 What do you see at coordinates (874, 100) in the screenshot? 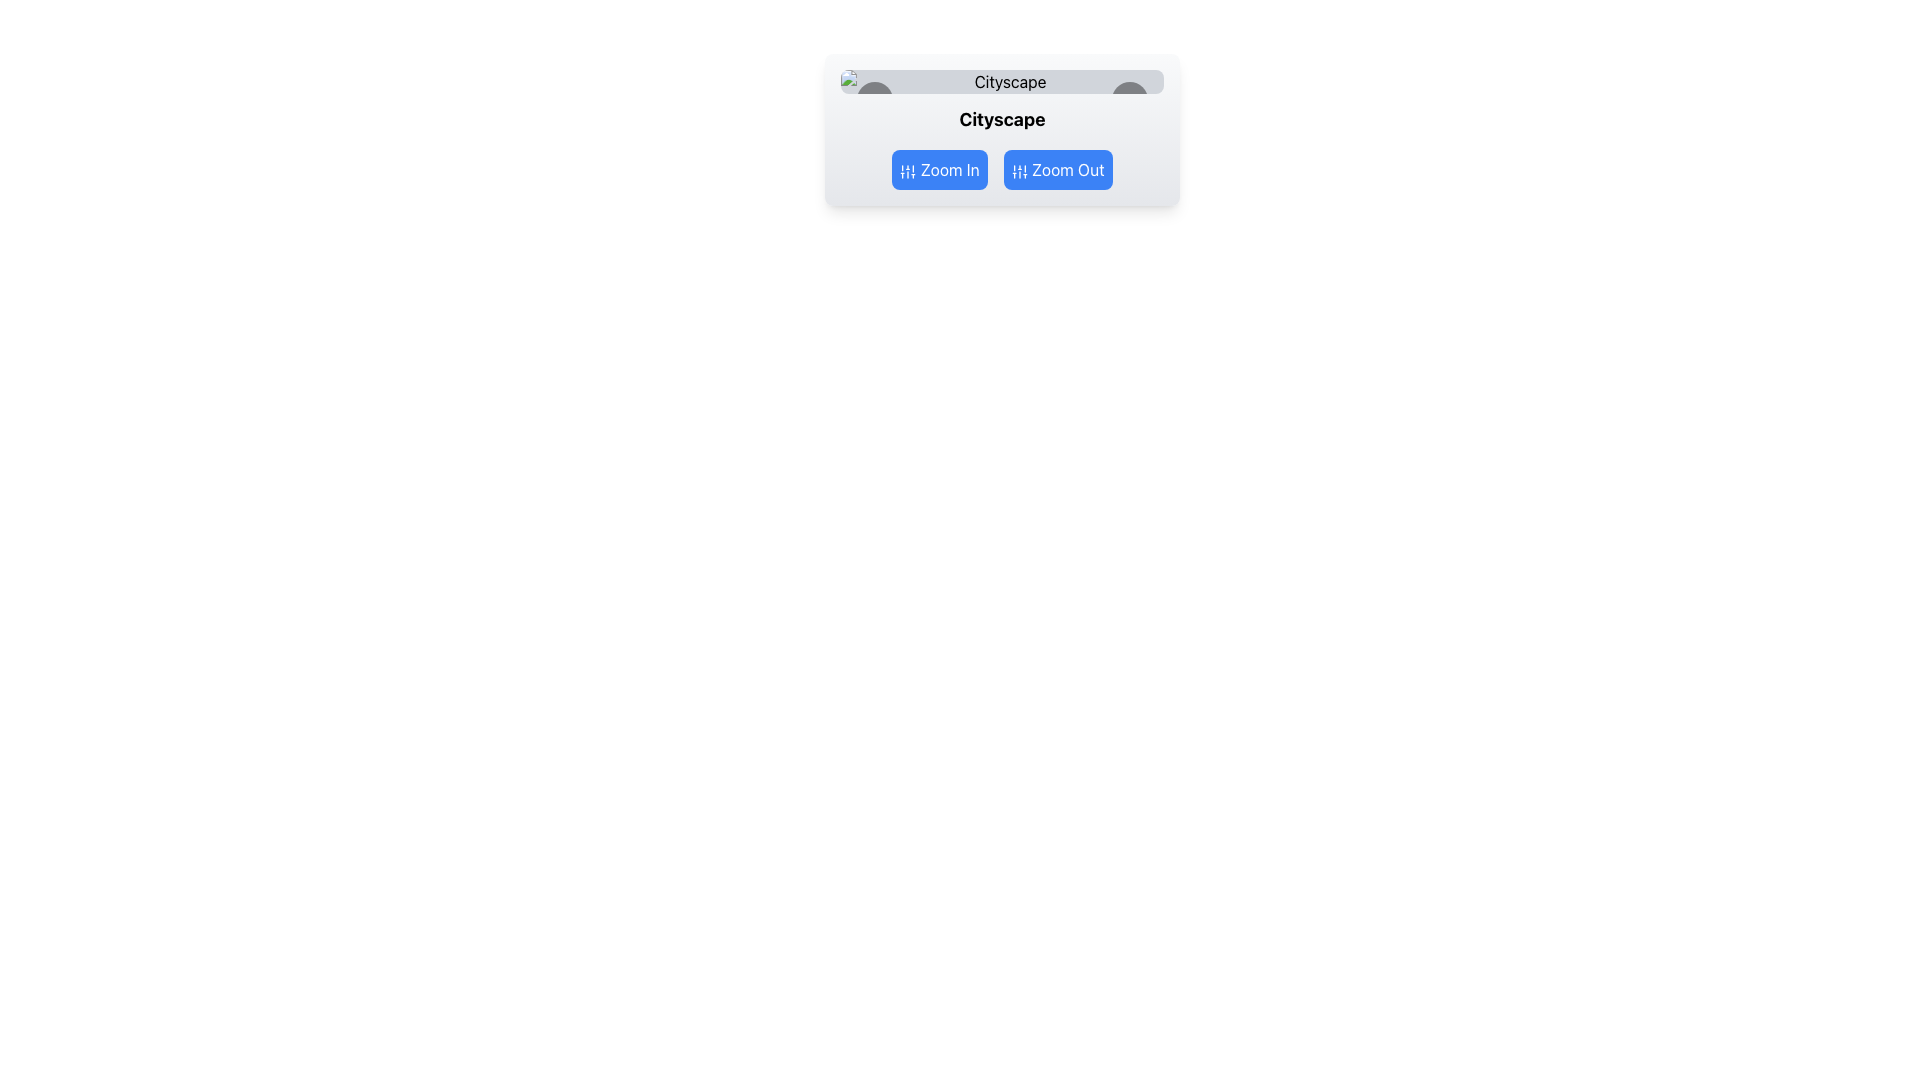
I see `the backward navigation icon located at the top-left corner of the visible interface, which serves as a visual indicator for navigating to a previous view` at bounding box center [874, 100].